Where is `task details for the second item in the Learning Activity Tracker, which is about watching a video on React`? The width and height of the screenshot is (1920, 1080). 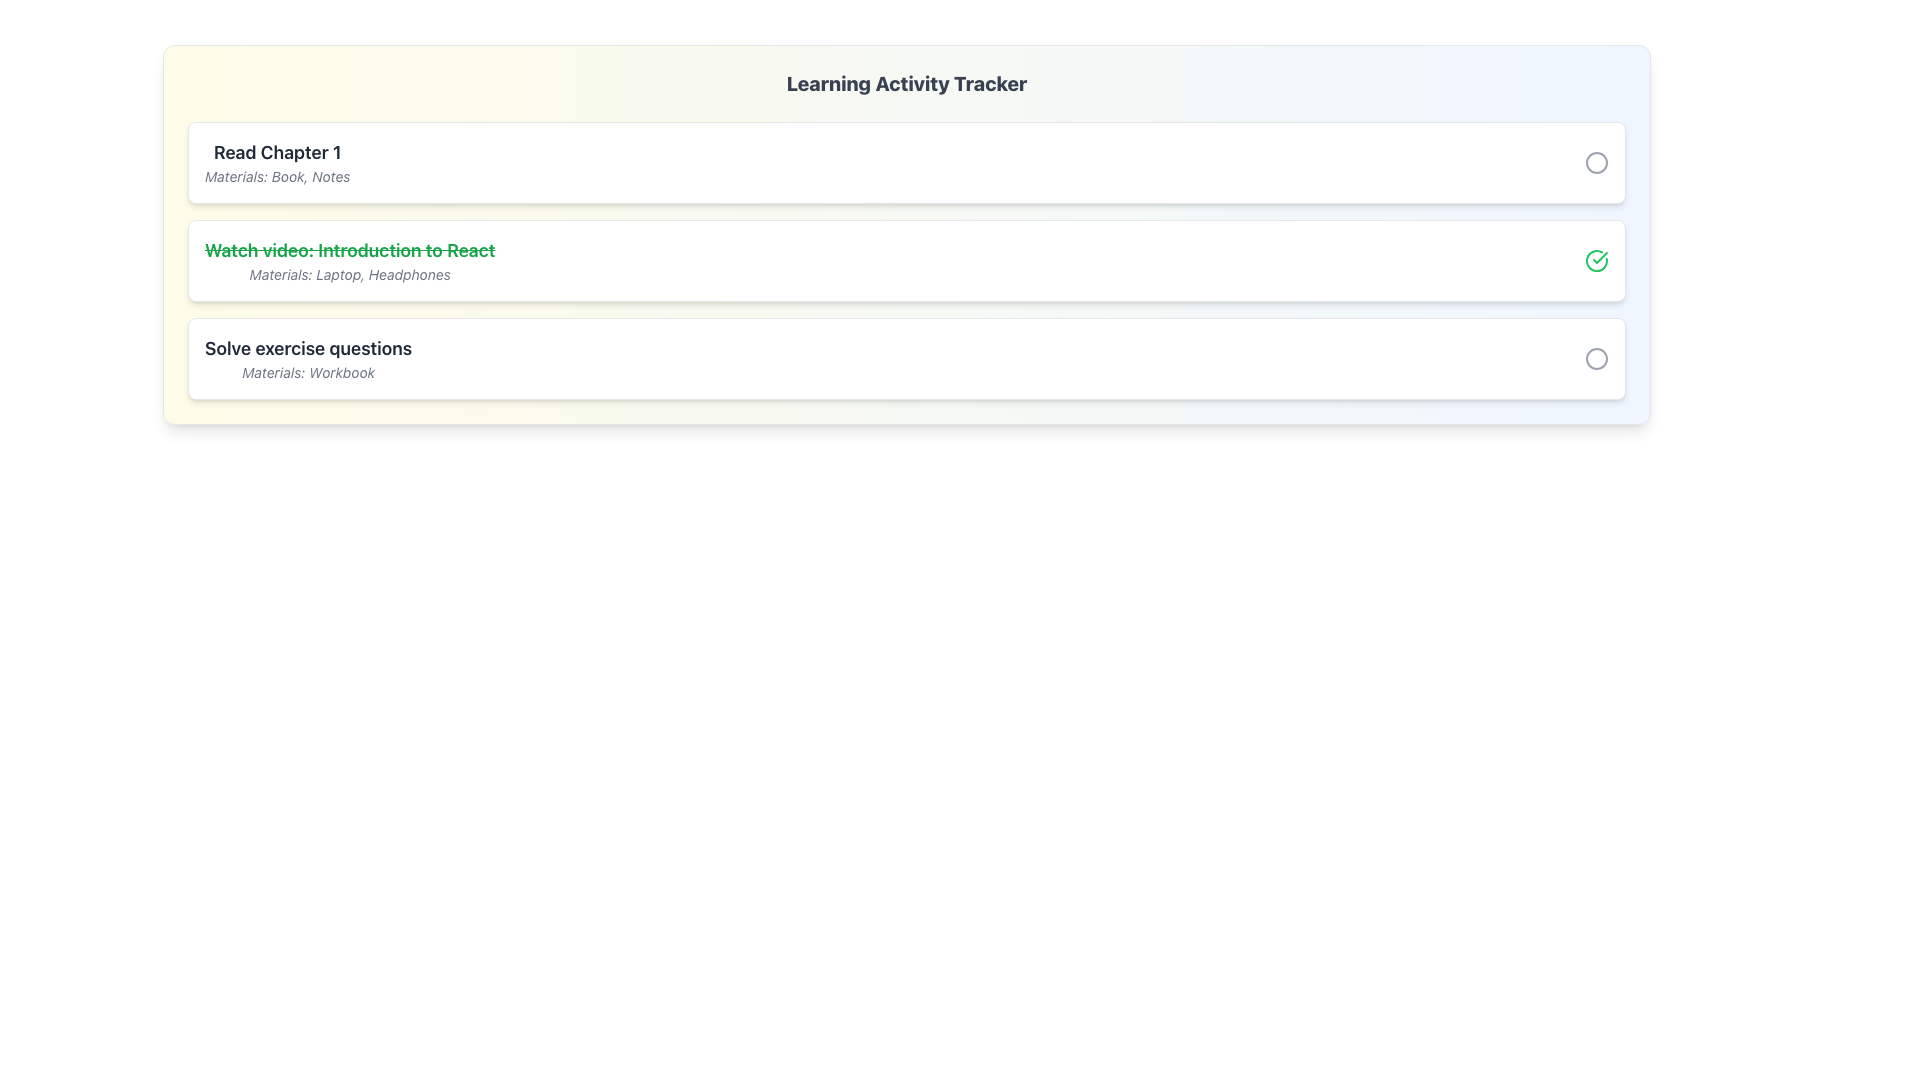 task details for the second item in the Learning Activity Tracker, which is about watching a video on React is located at coordinates (906, 260).